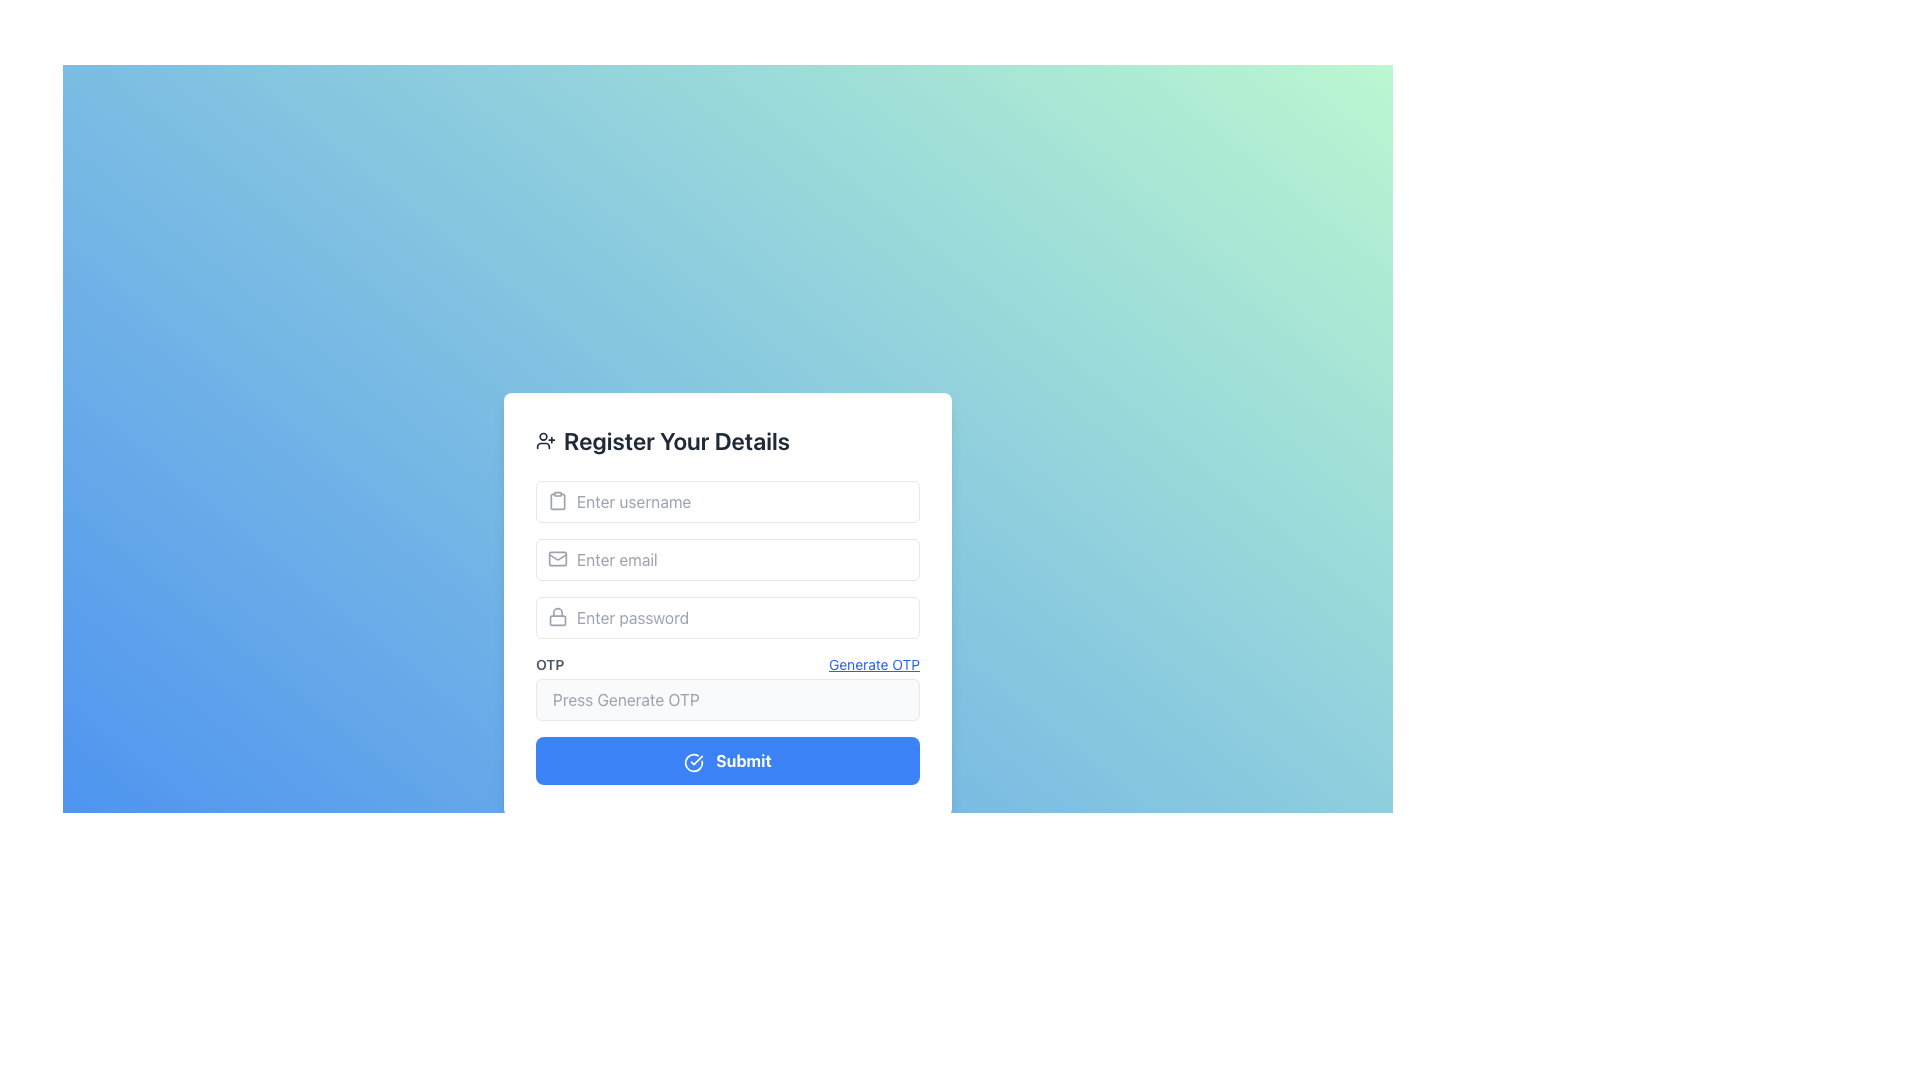  What do you see at coordinates (727, 760) in the screenshot?
I see `the 'Submit' button with a blue background and white text` at bounding box center [727, 760].